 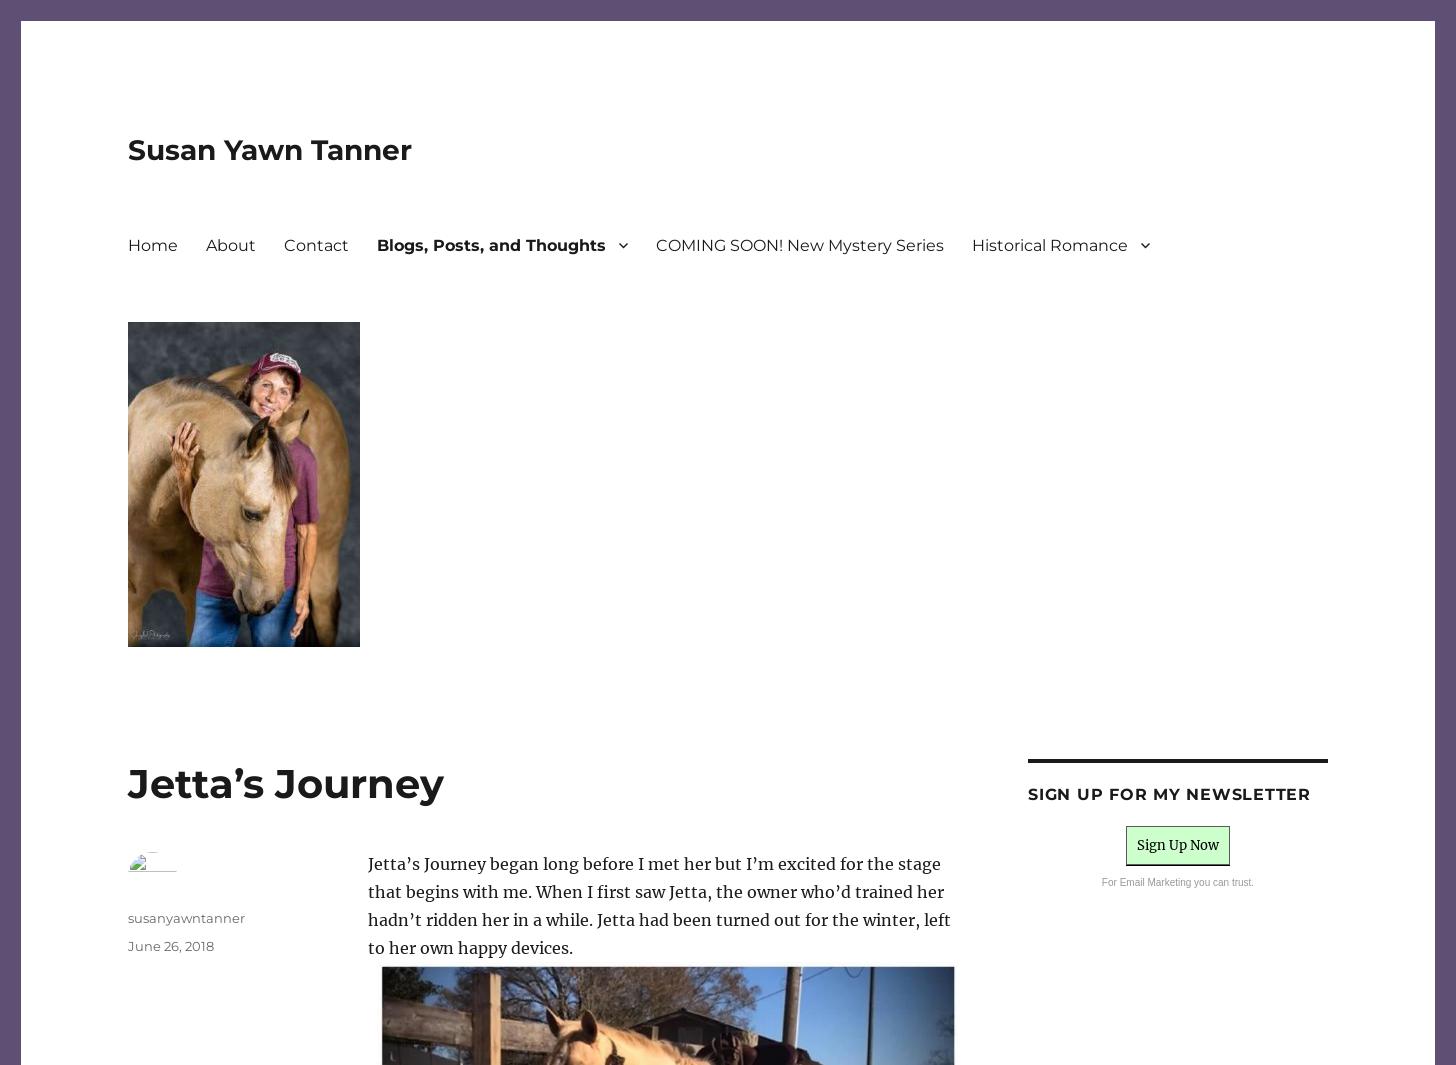 I want to click on 'Home', so click(x=153, y=243).